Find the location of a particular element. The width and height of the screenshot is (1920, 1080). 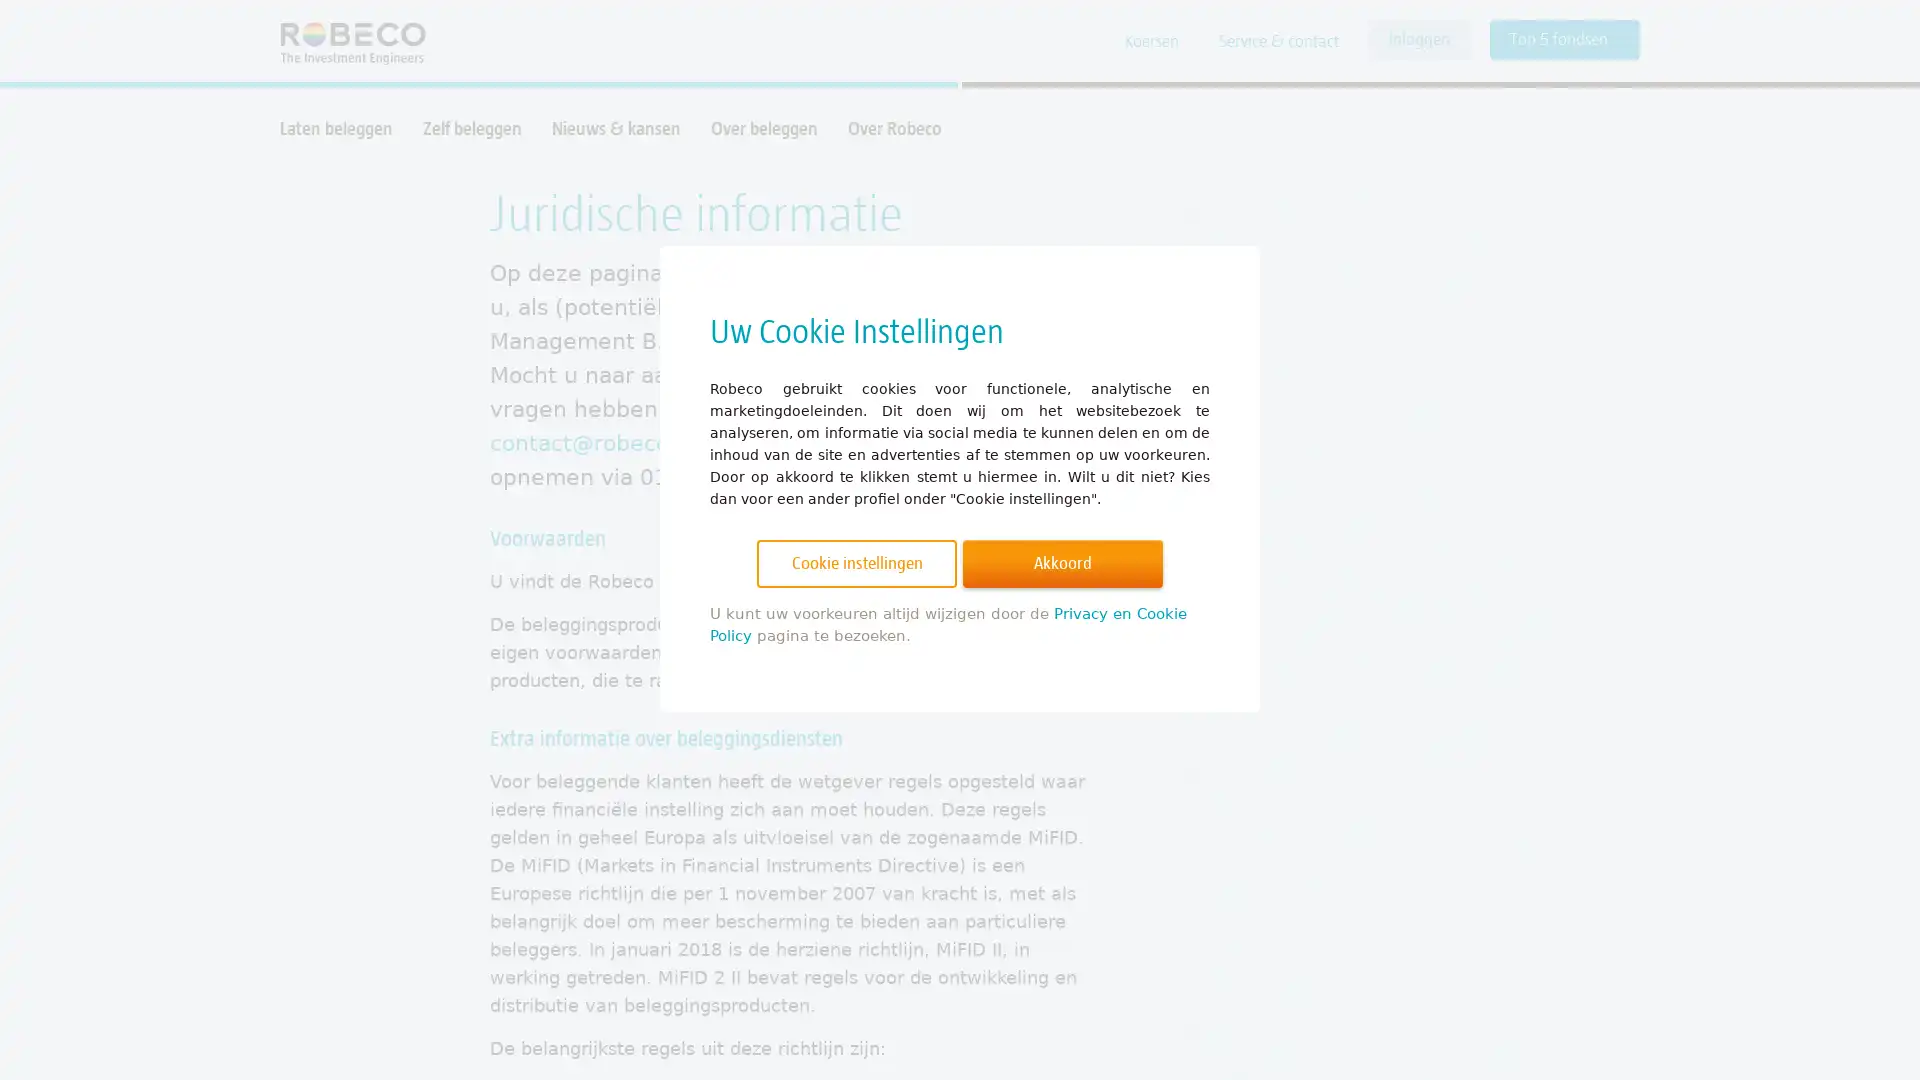

Over beleggen is located at coordinates (763, 128).